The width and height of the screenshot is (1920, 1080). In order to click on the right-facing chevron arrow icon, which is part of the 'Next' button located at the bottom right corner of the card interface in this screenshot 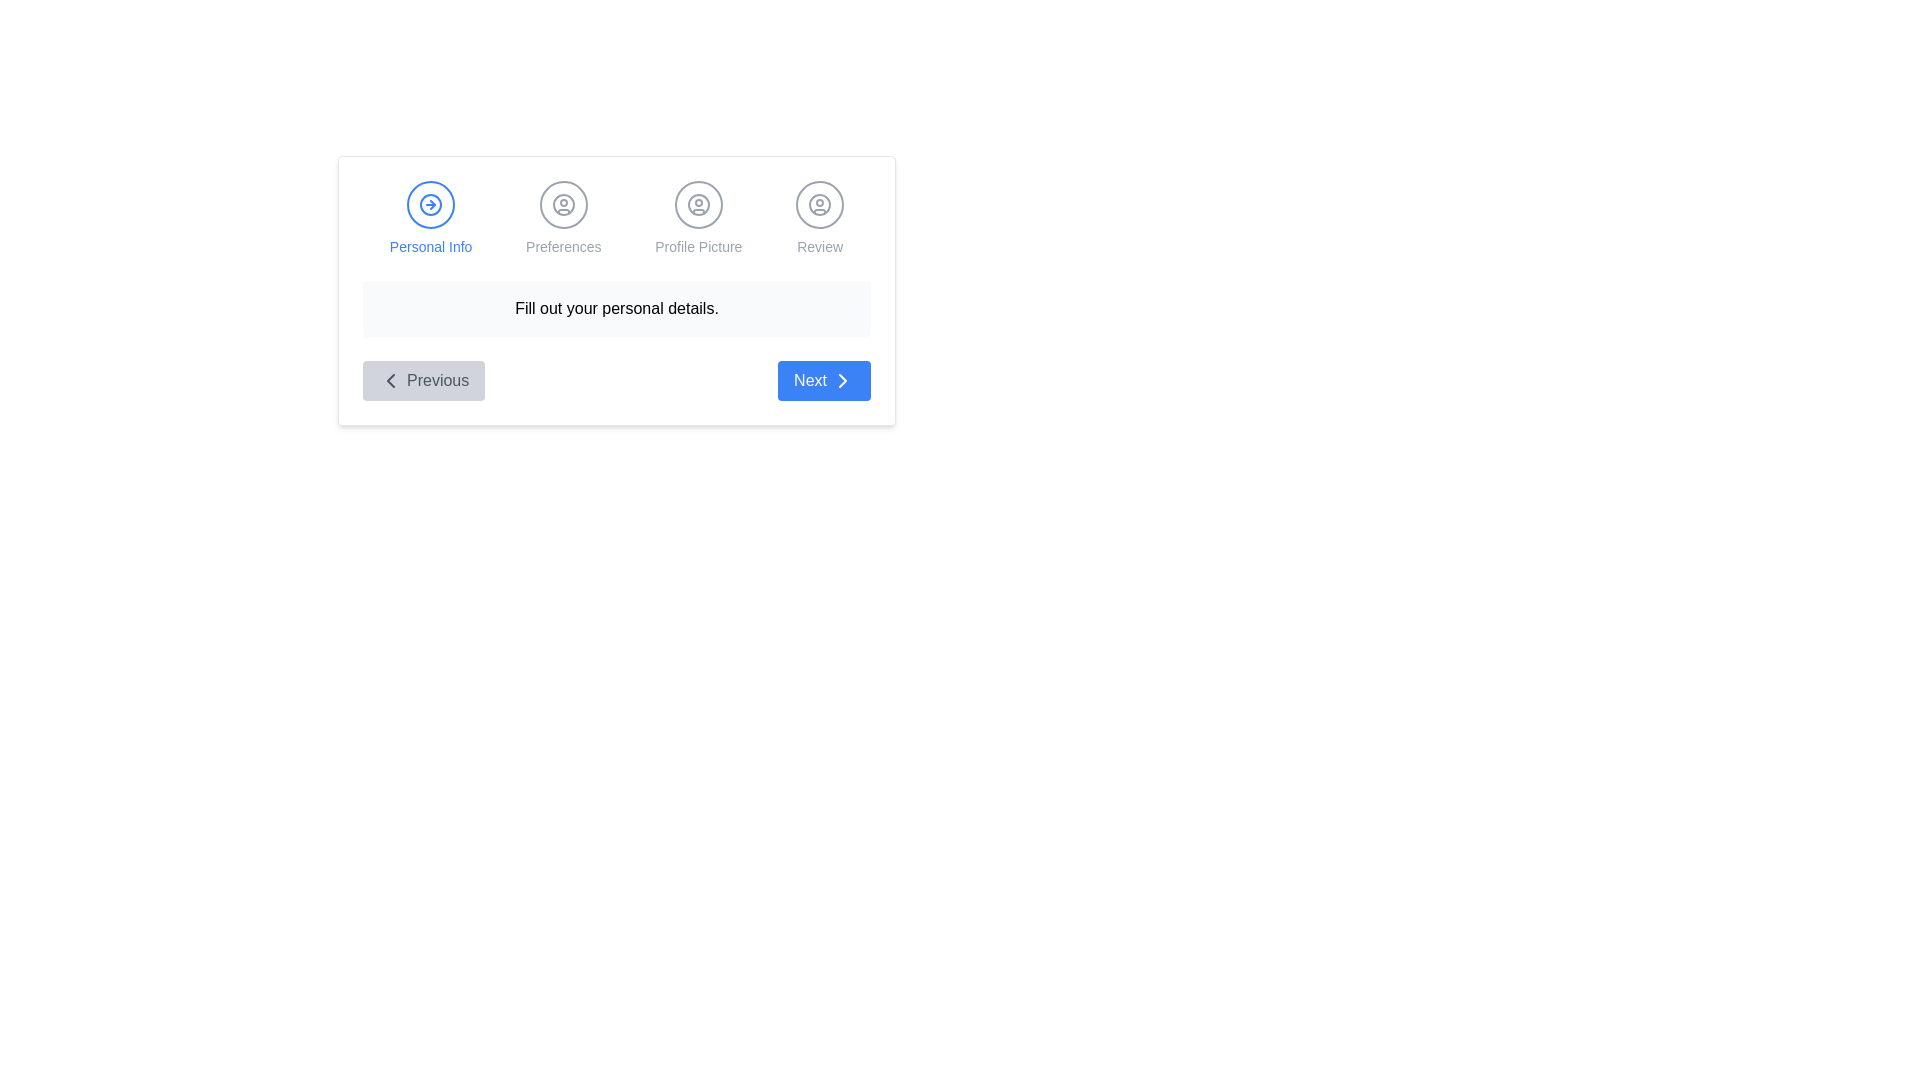, I will do `click(843, 381)`.